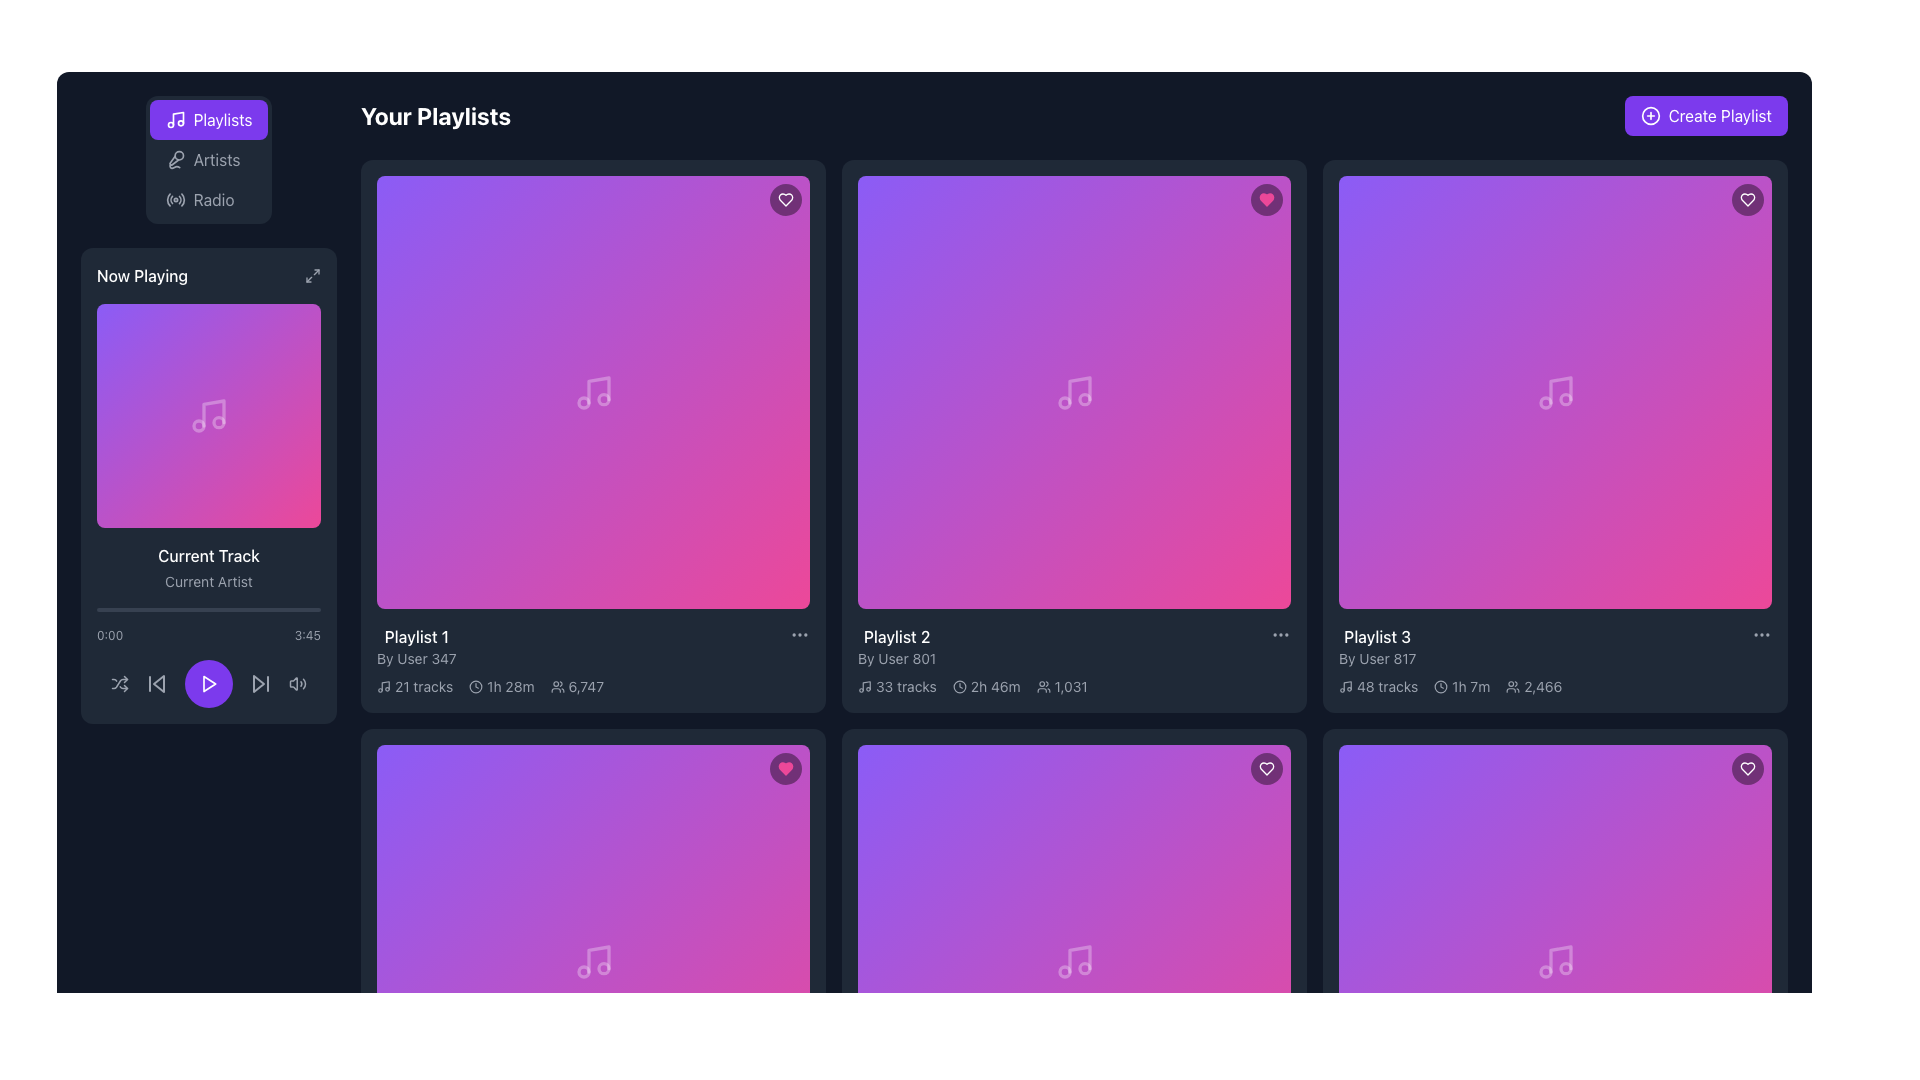  What do you see at coordinates (995, 685) in the screenshot?
I see `total duration information displayed in the Text Label located in the 'Playlist 2' card within the 'Your Playlists' grid, positioned alongside the clock icon` at bounding box center [995, 685].